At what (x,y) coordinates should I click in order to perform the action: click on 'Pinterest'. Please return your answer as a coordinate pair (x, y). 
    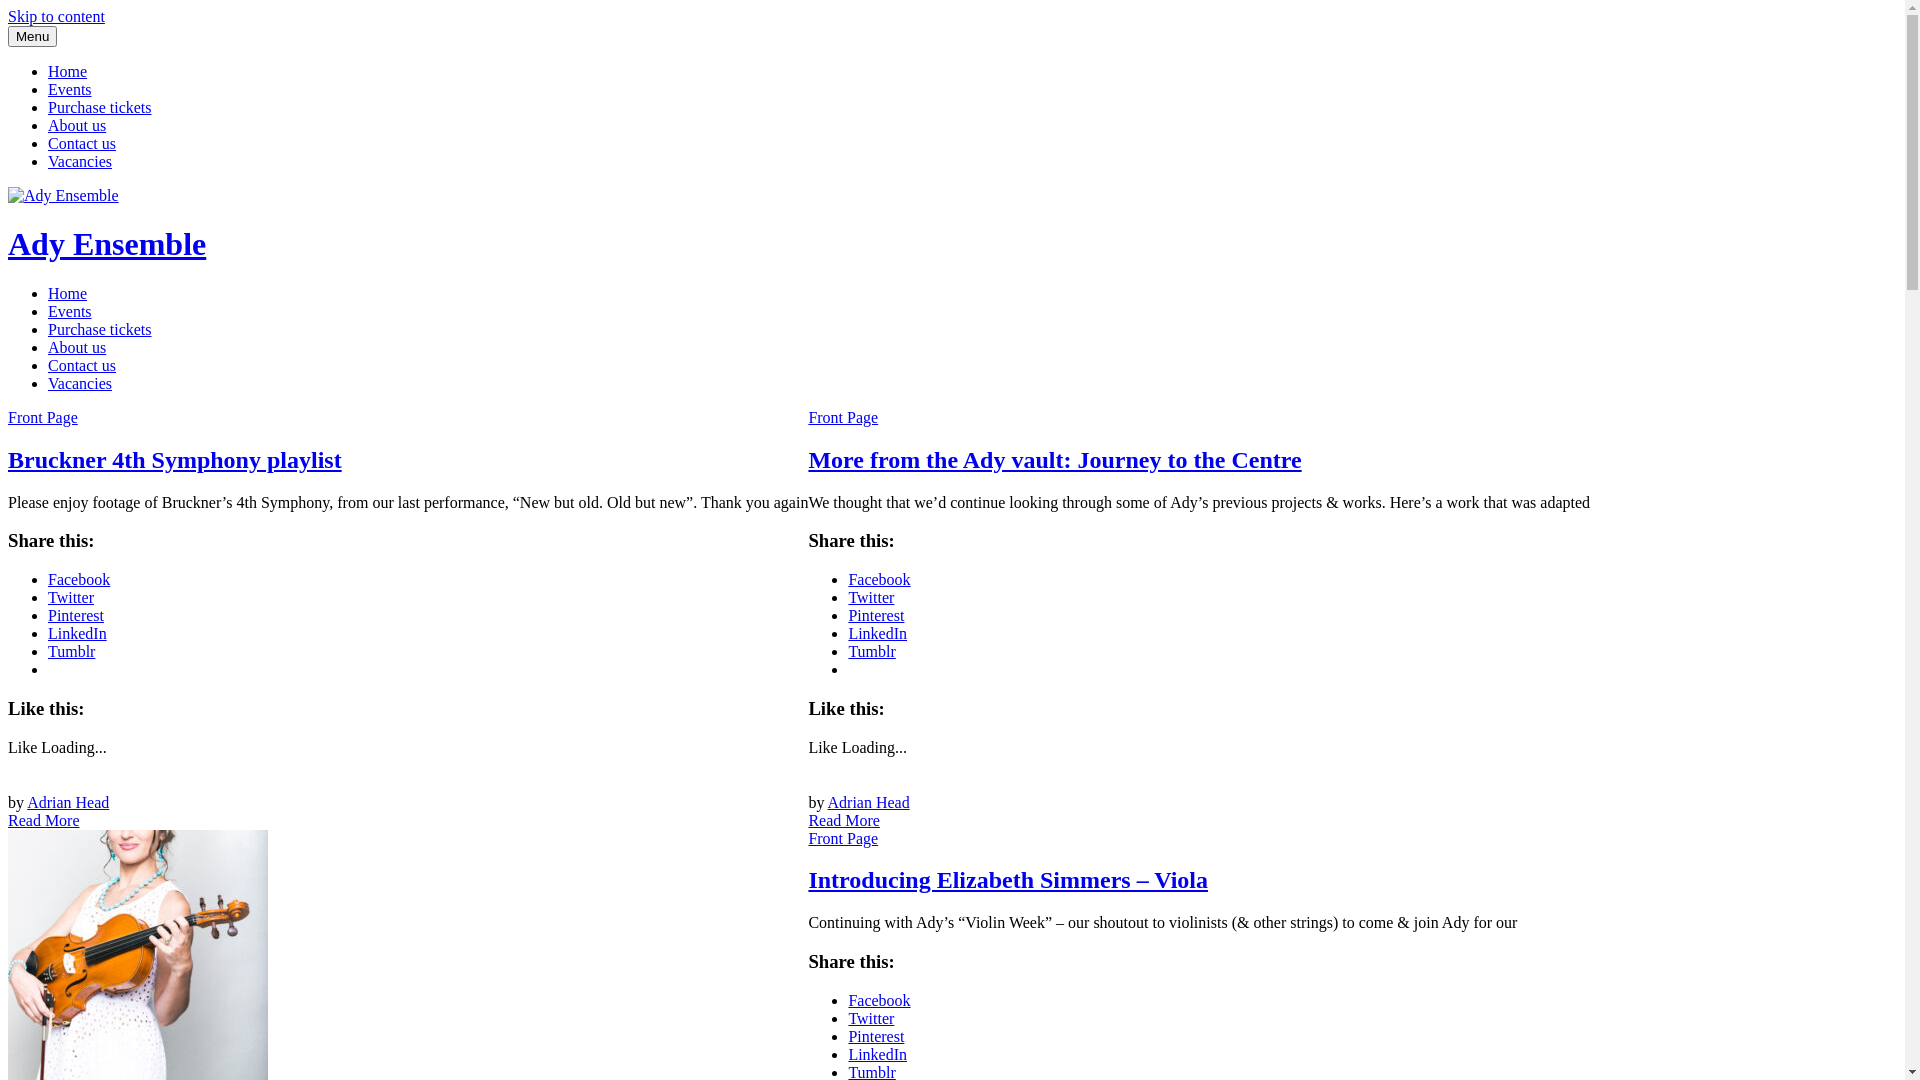
    Looking at the image, I should click on (875, 1035).